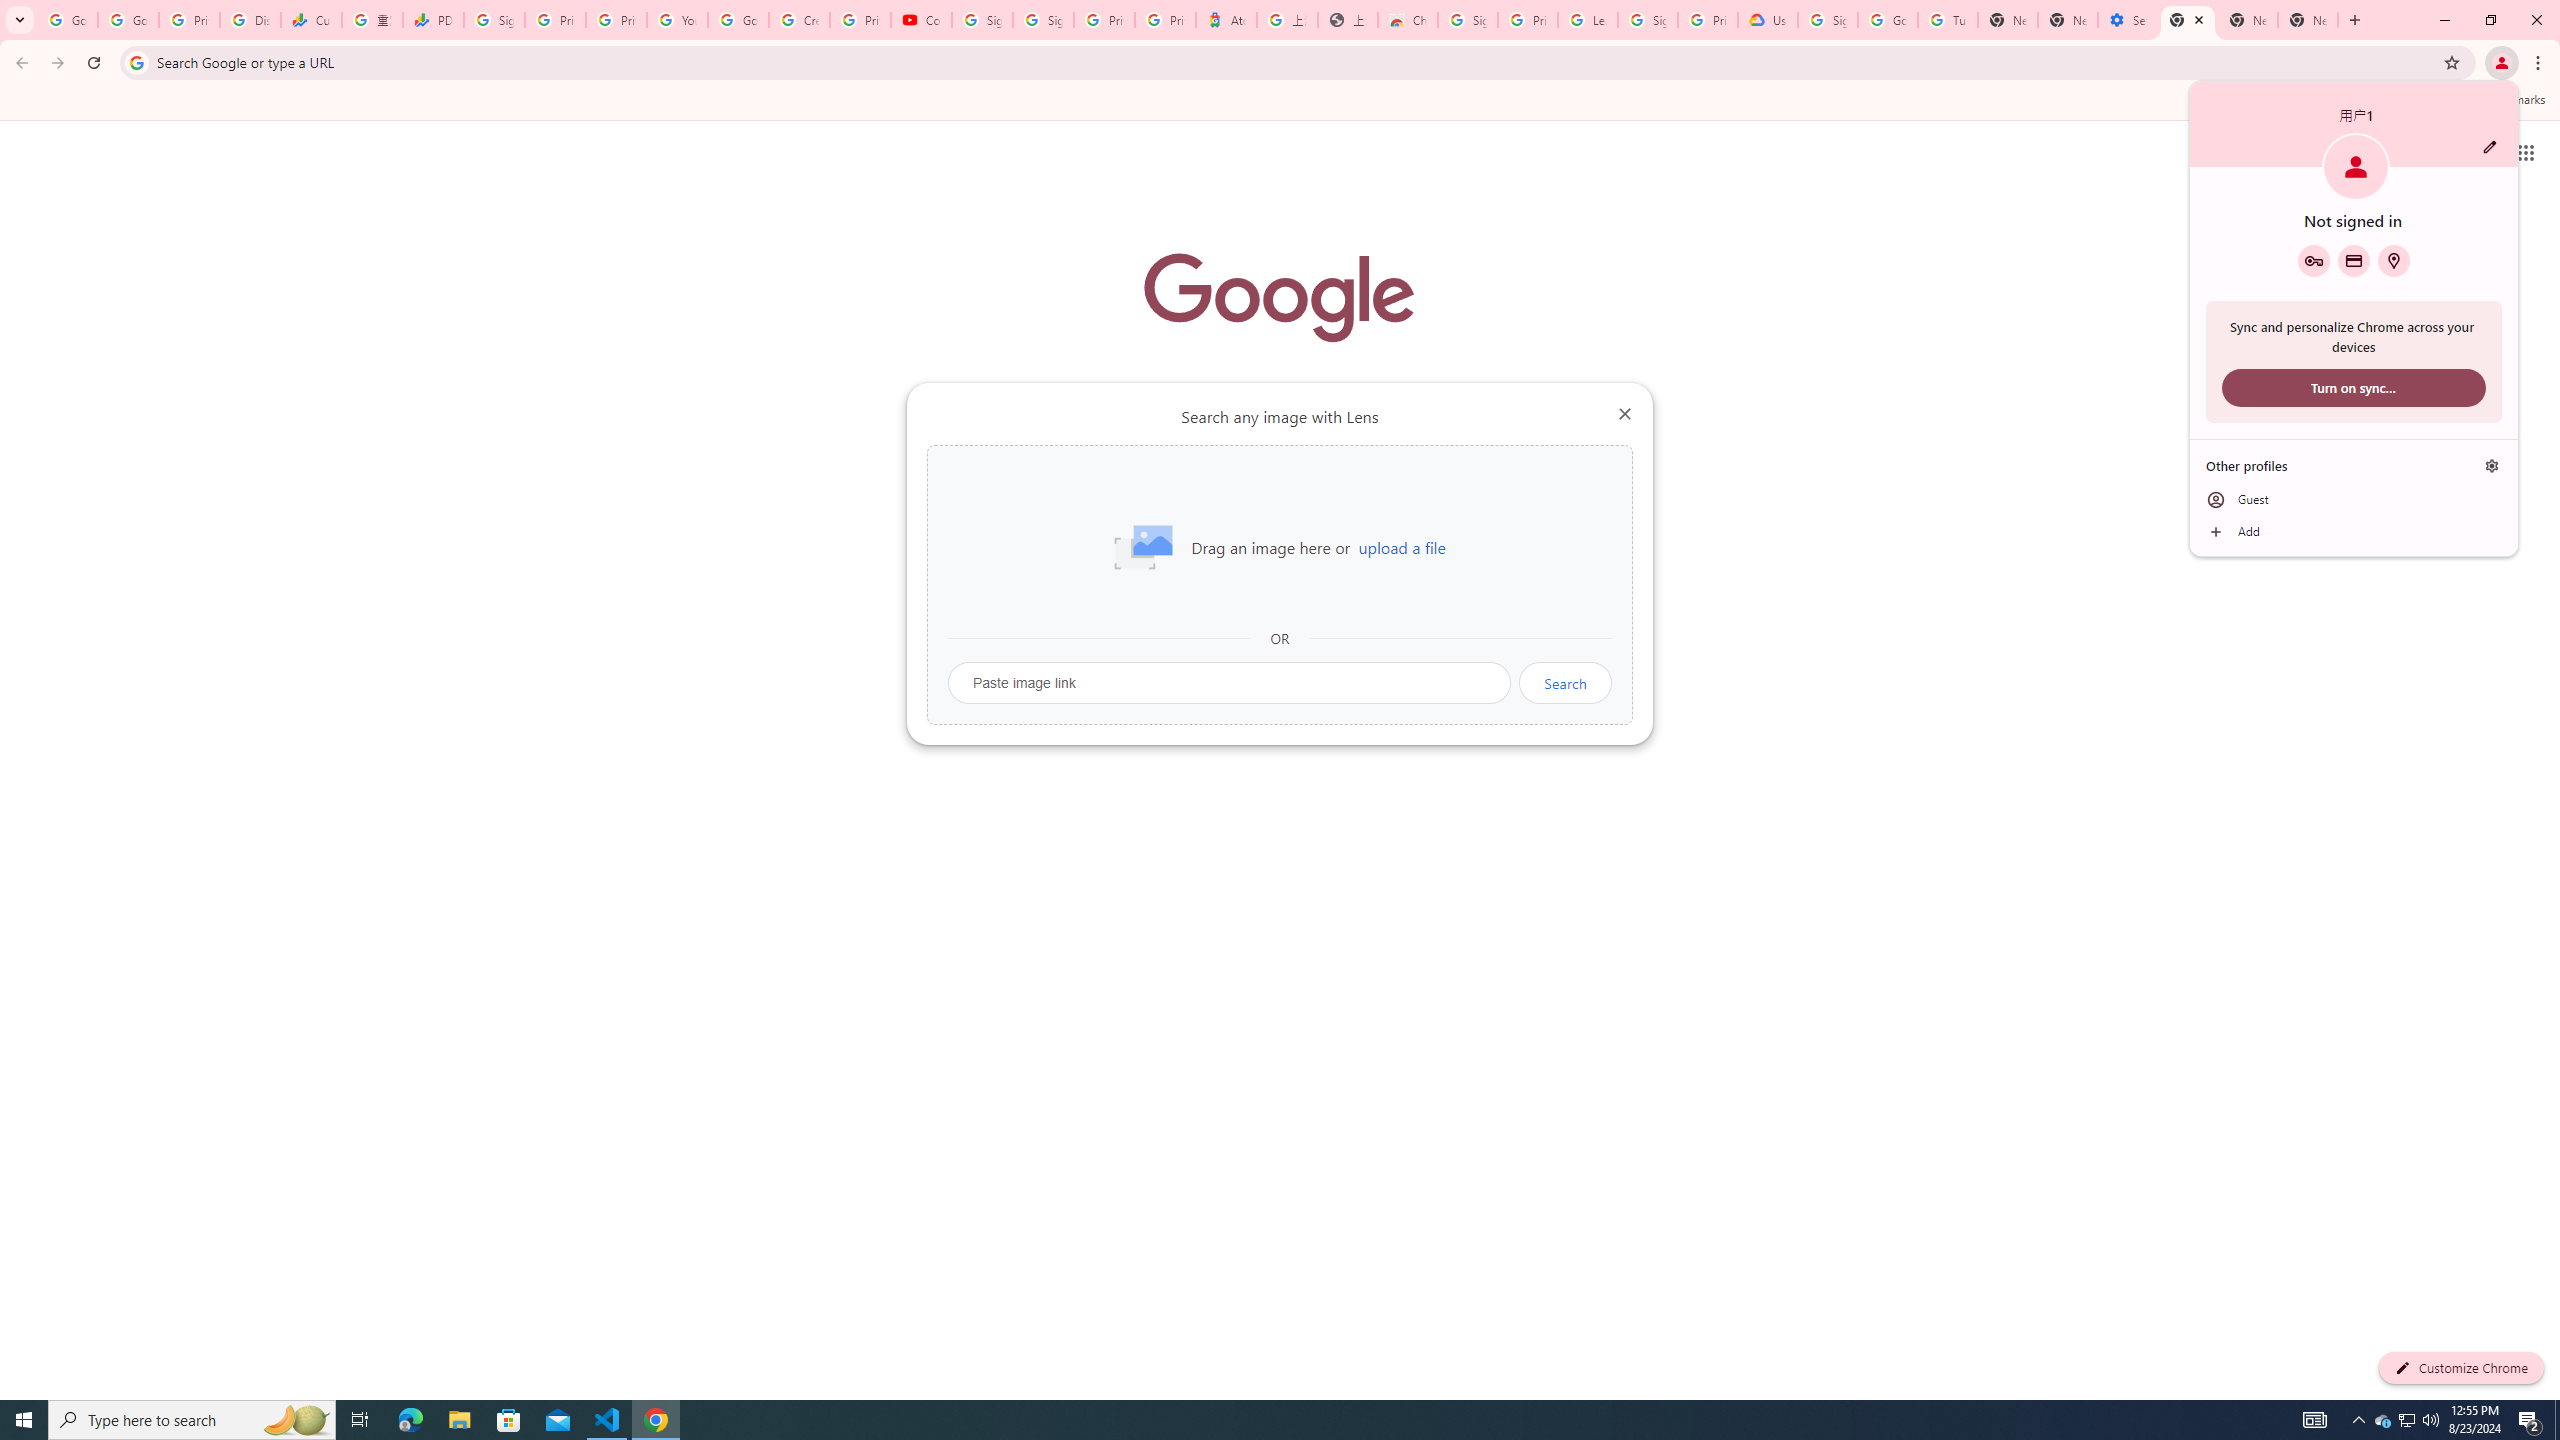  I want to click on 'Type here to search', so click(191, 1418).